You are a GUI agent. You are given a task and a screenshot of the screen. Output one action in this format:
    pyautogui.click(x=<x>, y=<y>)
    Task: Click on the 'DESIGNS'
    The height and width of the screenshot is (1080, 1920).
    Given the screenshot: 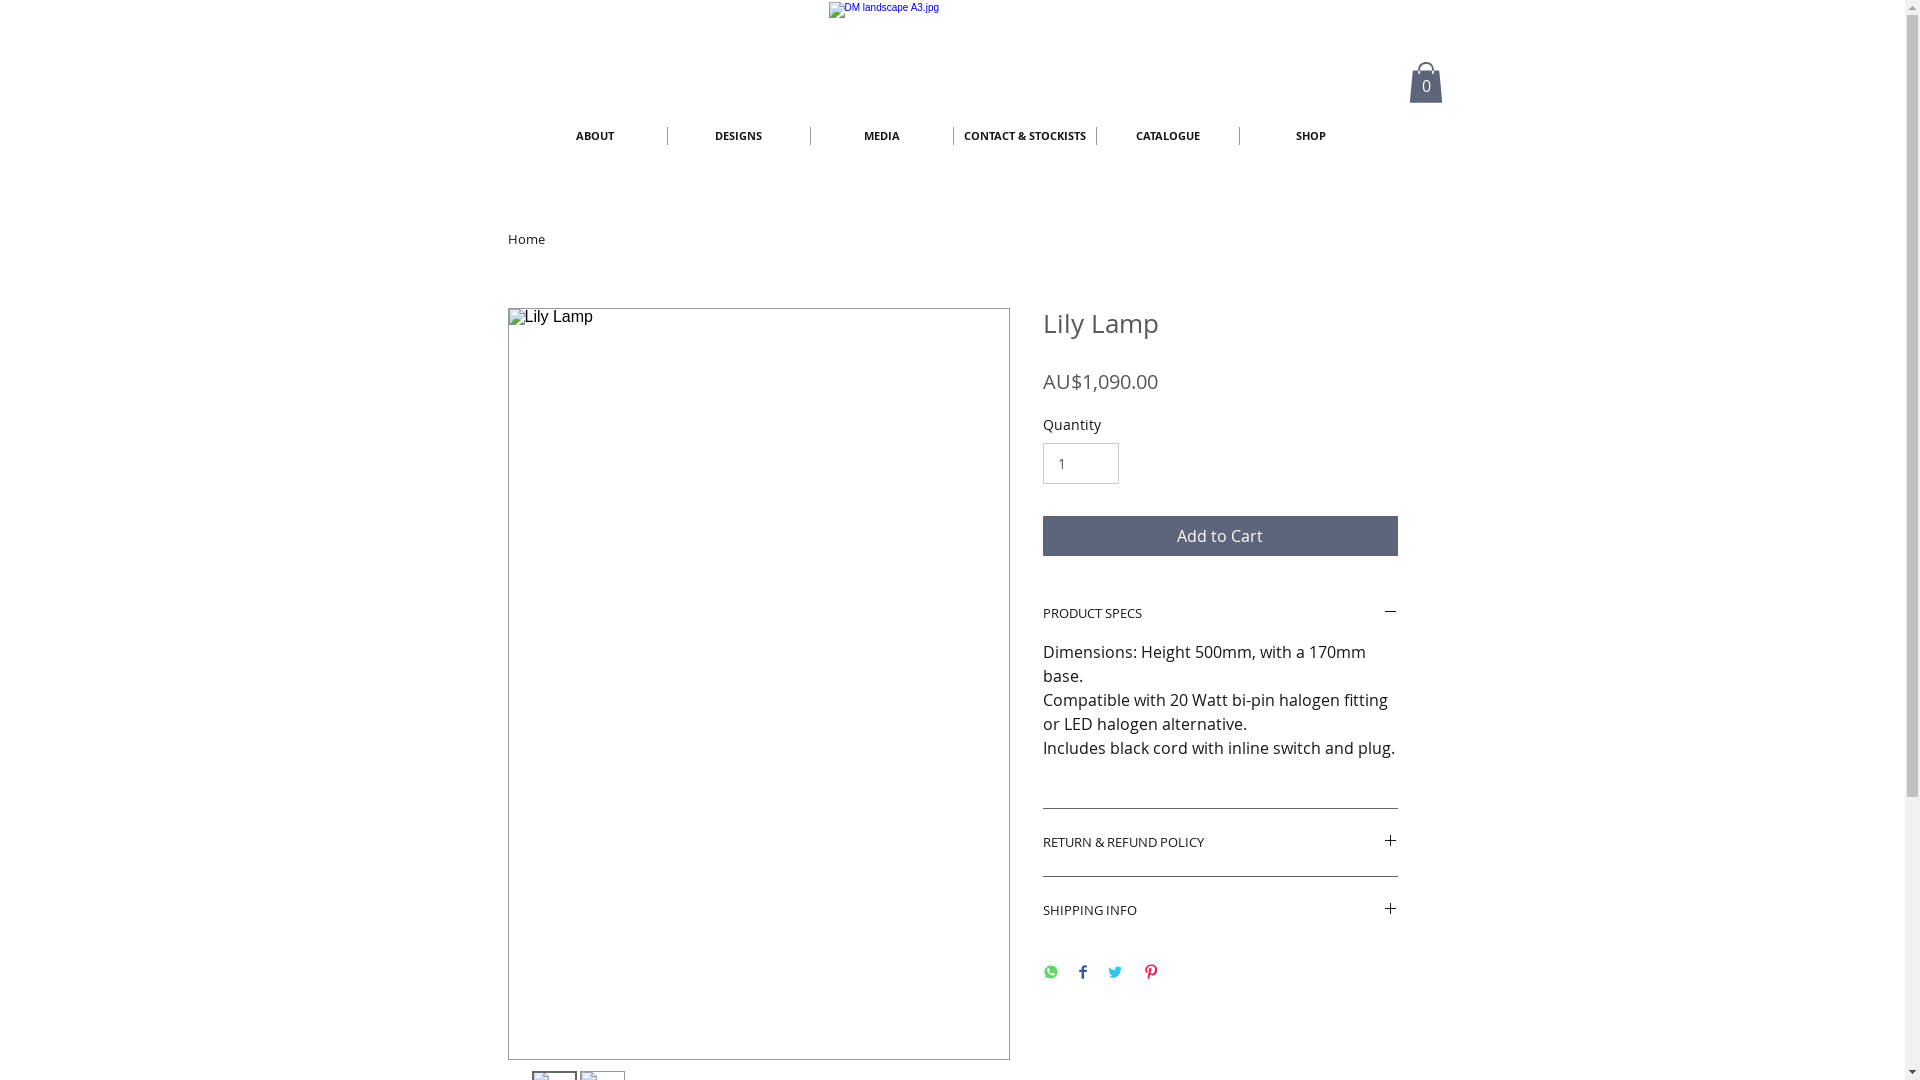 What is the action you would take?
    pyautogui.click(x=667, y=135)
    